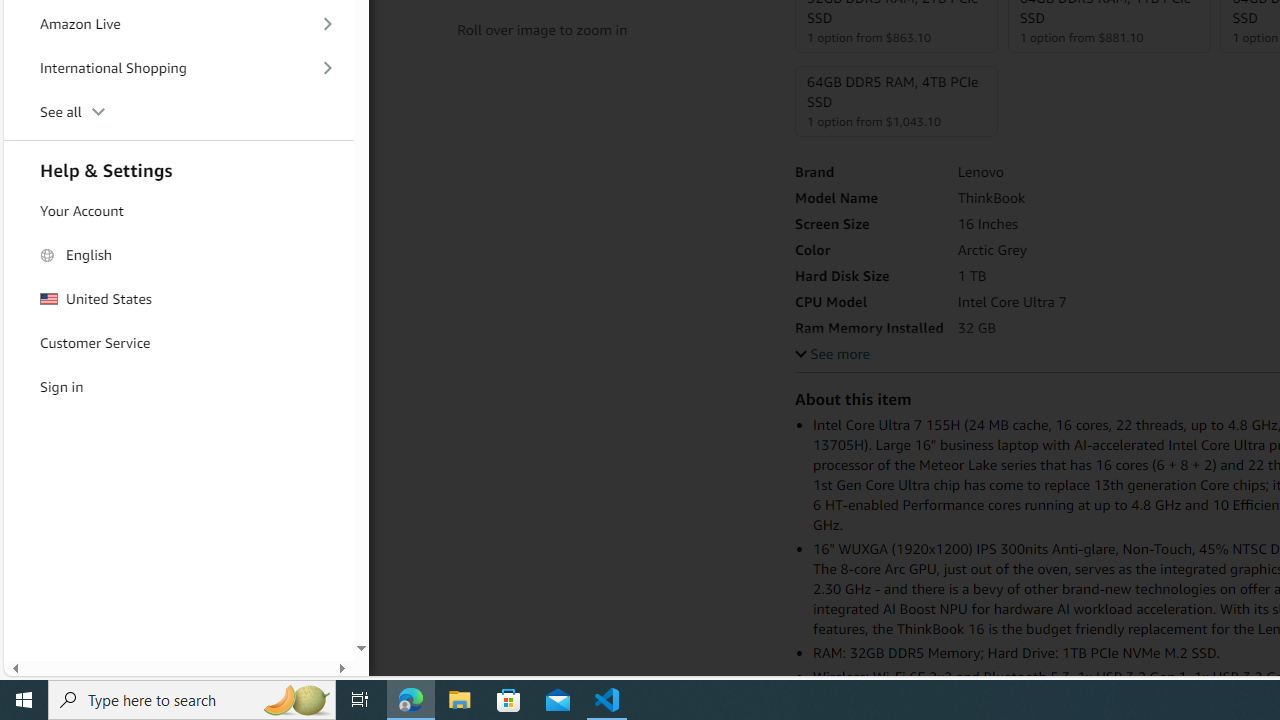  I want to click on 'United States', so click(179, 298).